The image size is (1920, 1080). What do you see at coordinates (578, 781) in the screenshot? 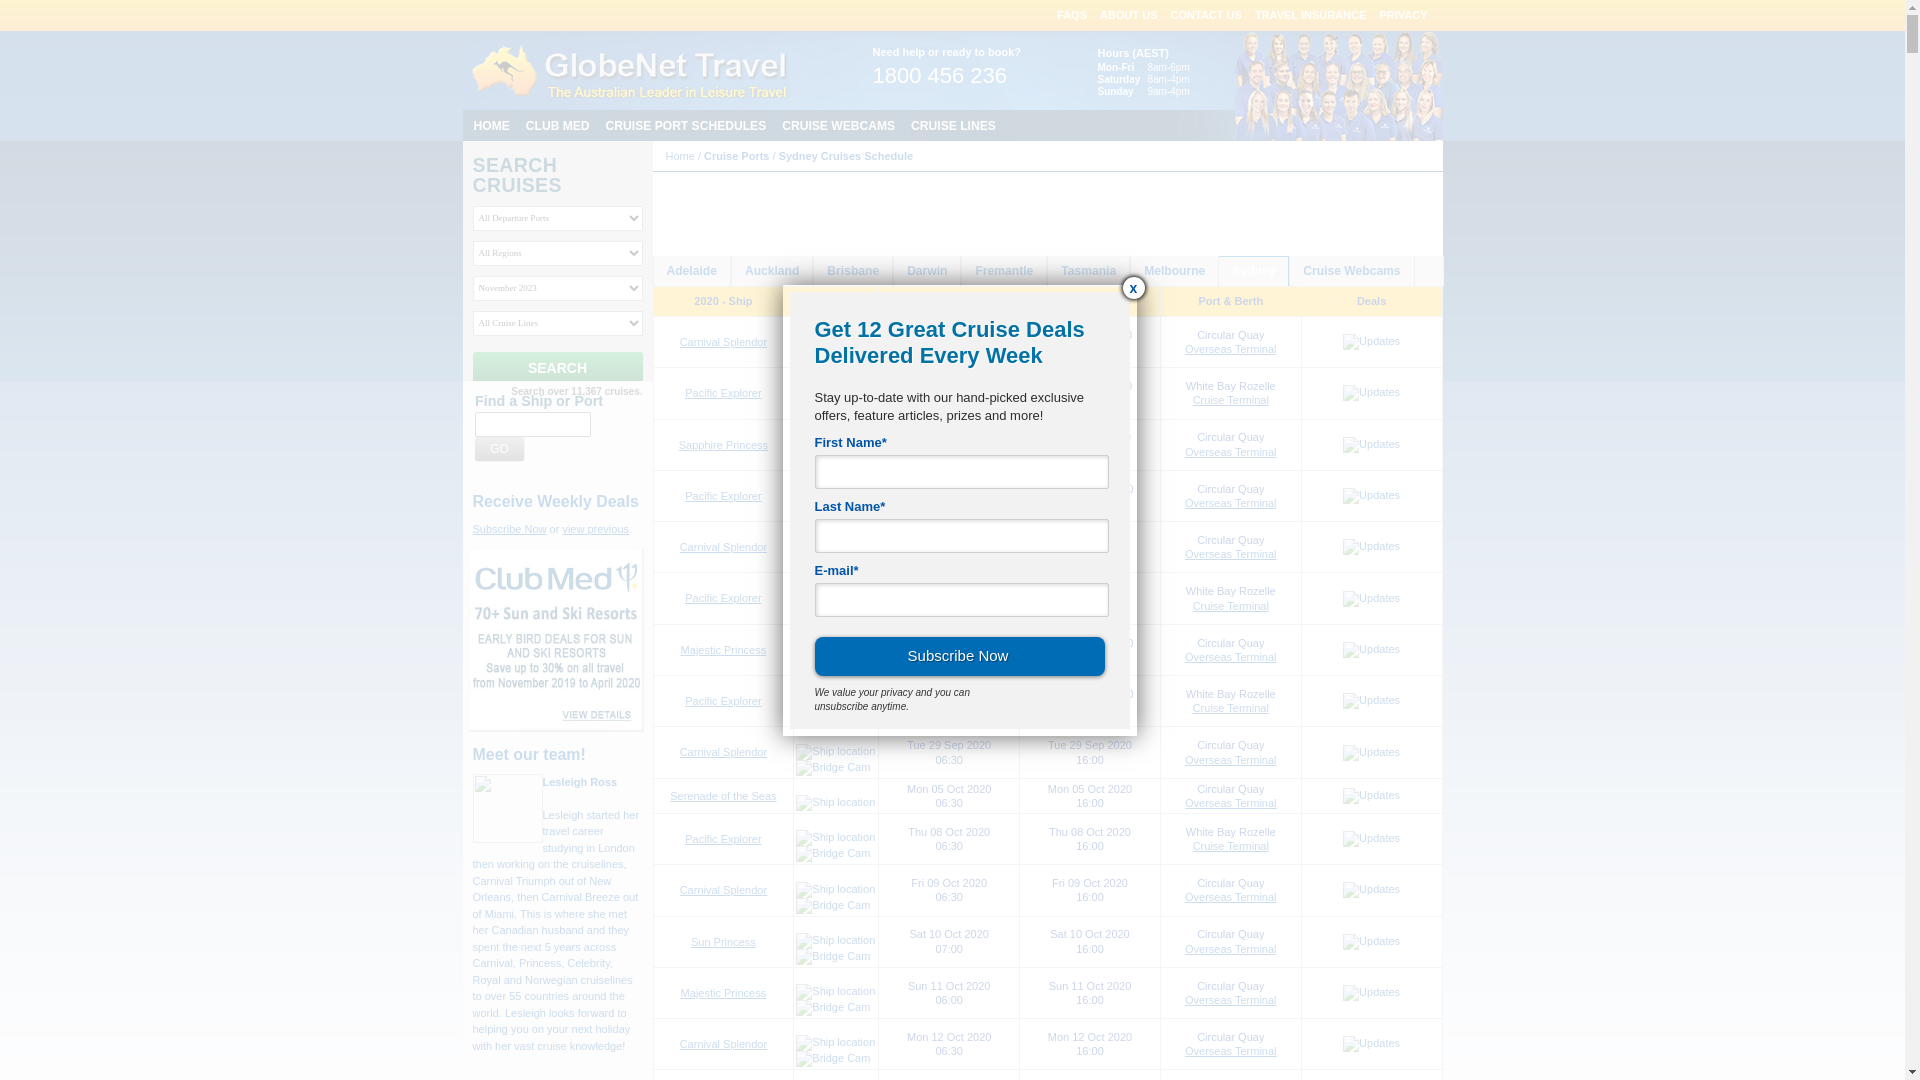
I see `'Lesleigh Ross'` at bounding box center [578, 781].